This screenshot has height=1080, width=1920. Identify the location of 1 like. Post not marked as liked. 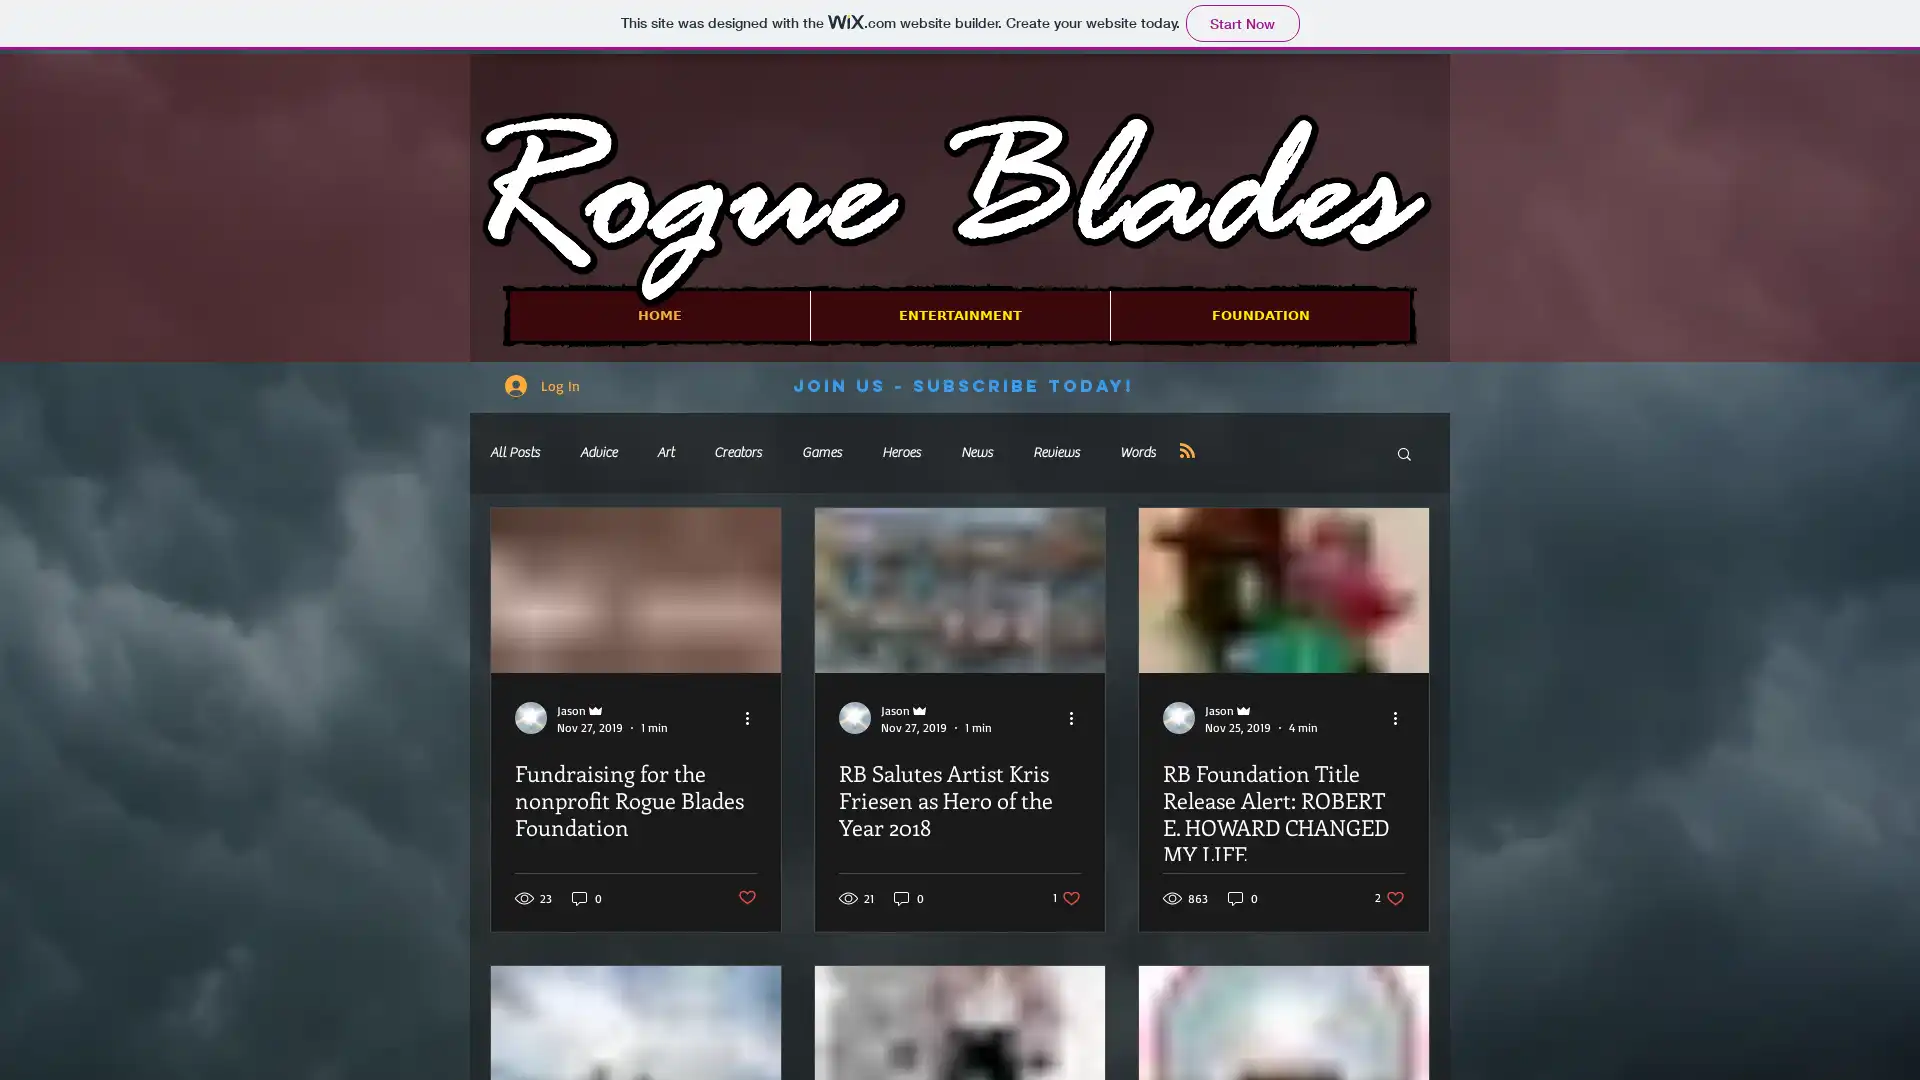
(1065, 896).